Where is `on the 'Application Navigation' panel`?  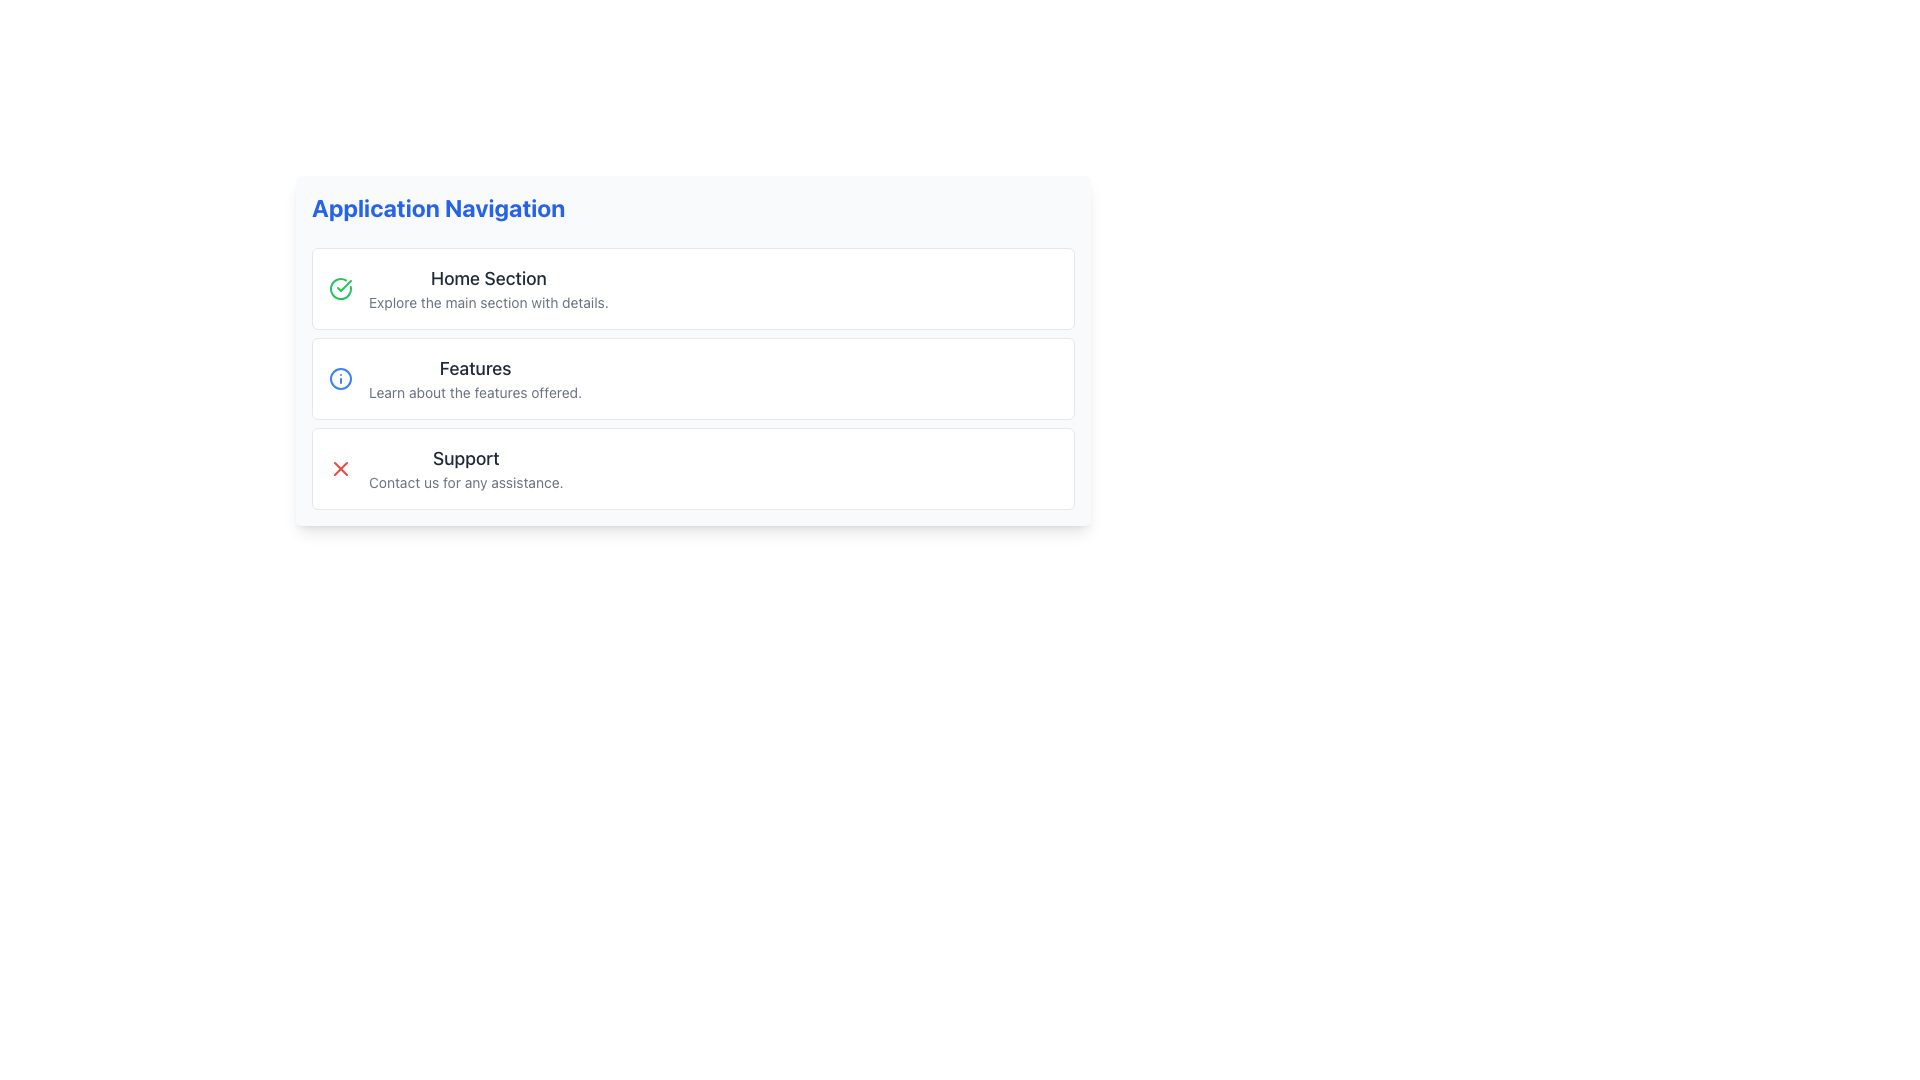 on the 'Application Navigation' panel is located at coordinates (693, 394).